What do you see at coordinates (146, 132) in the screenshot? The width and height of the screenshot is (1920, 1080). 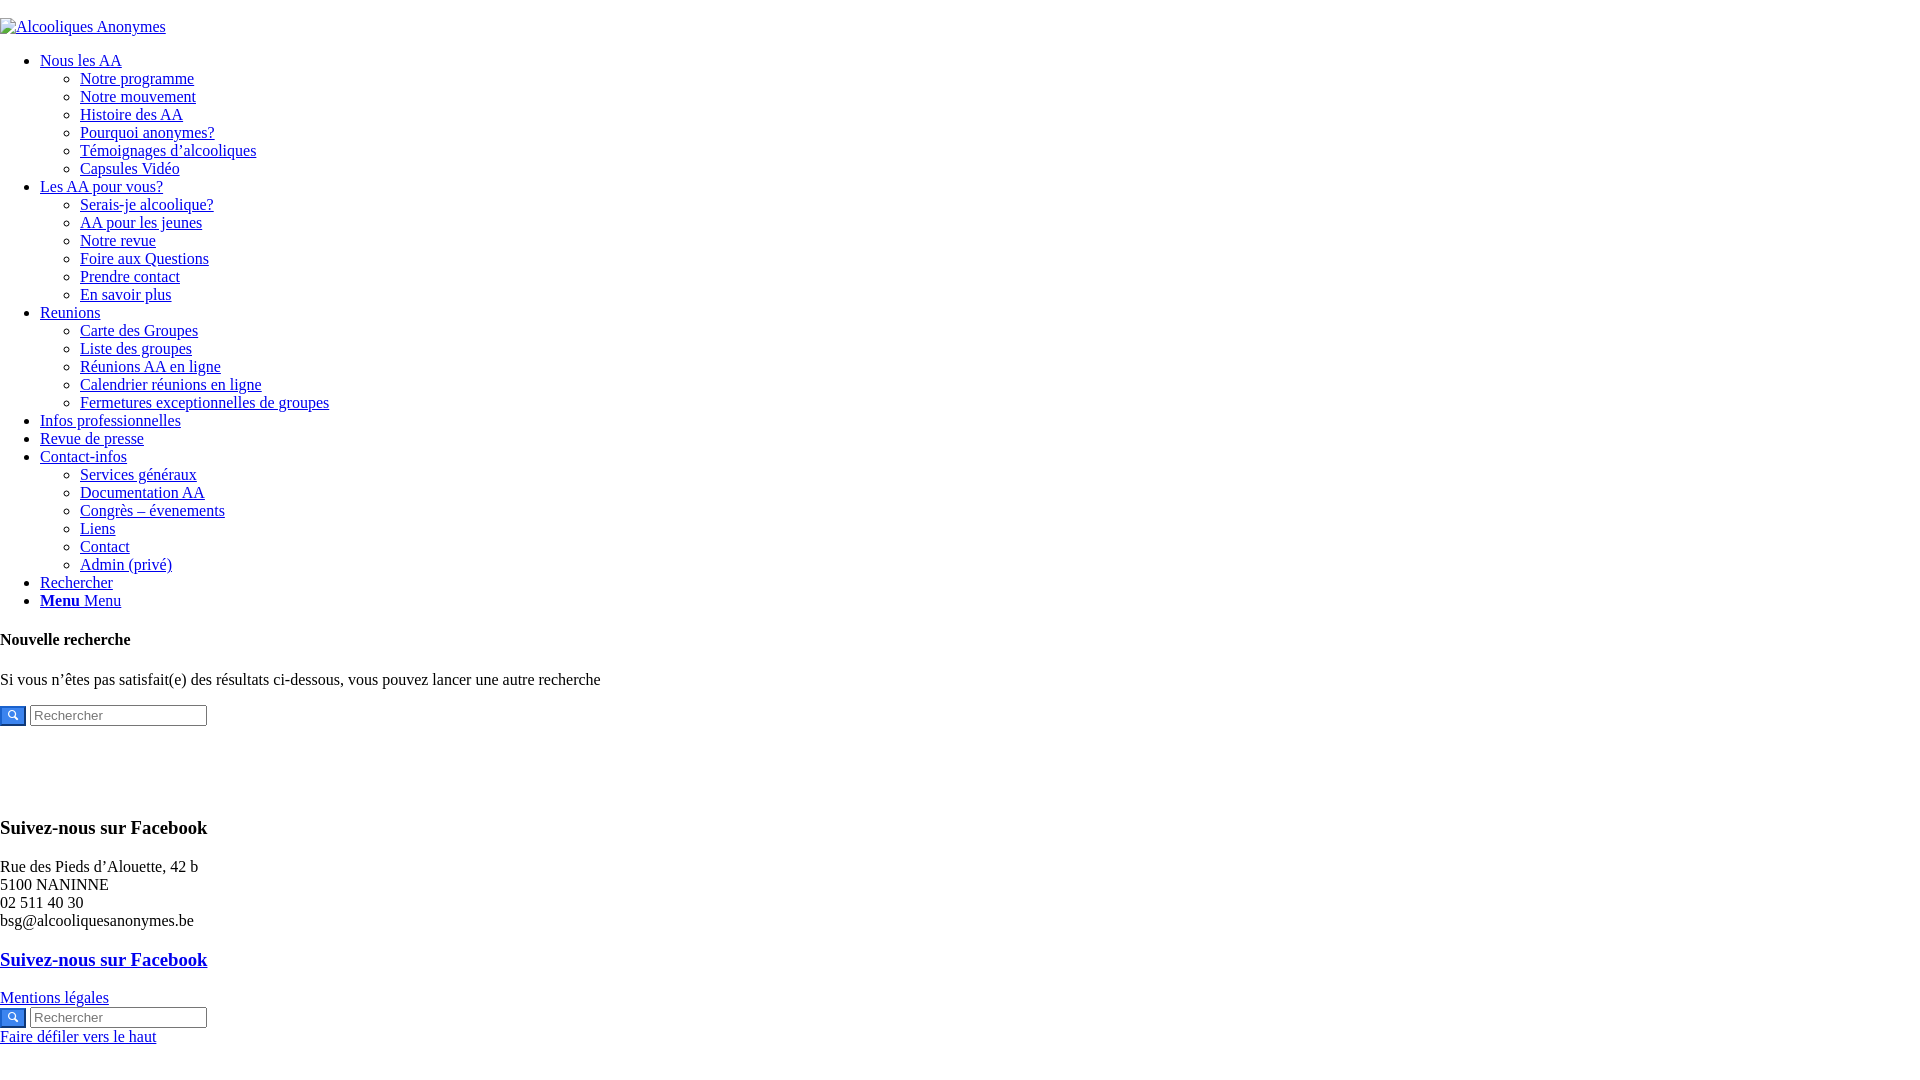 I see `'Pourquoi anonymes?'` at bounding box center [146, 132].